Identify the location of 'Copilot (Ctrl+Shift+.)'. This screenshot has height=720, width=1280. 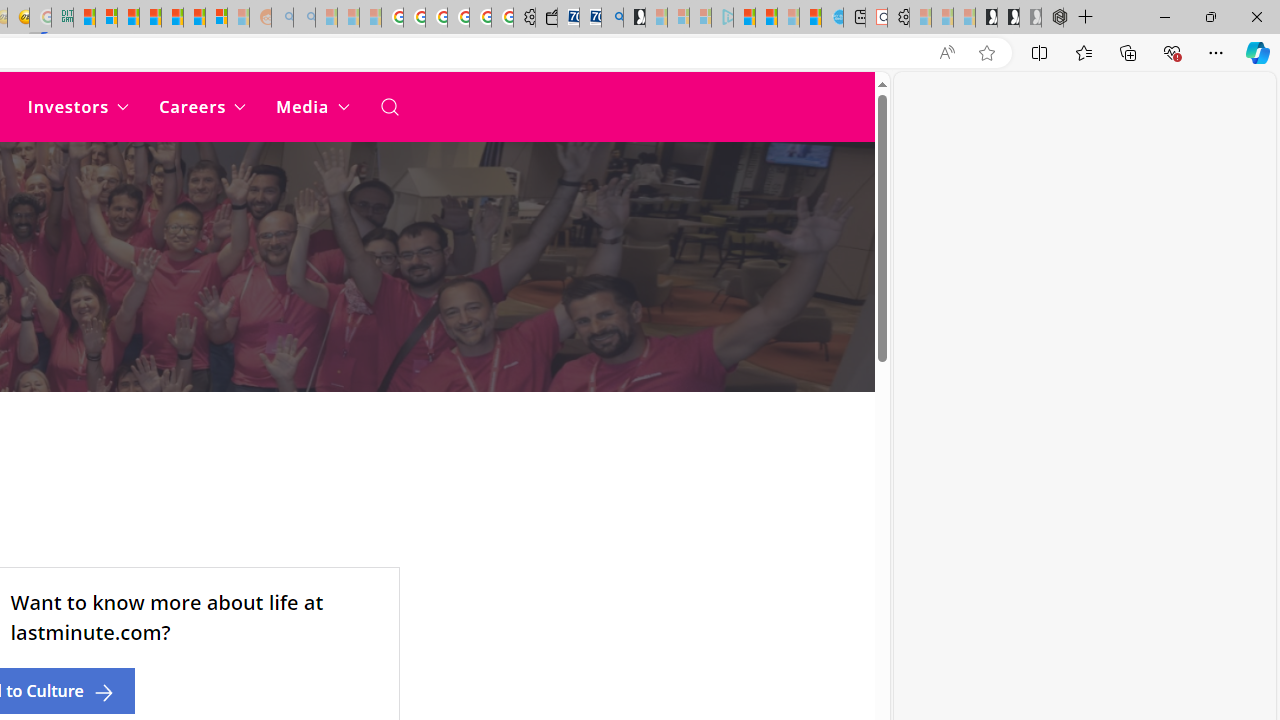
(1257, 51).